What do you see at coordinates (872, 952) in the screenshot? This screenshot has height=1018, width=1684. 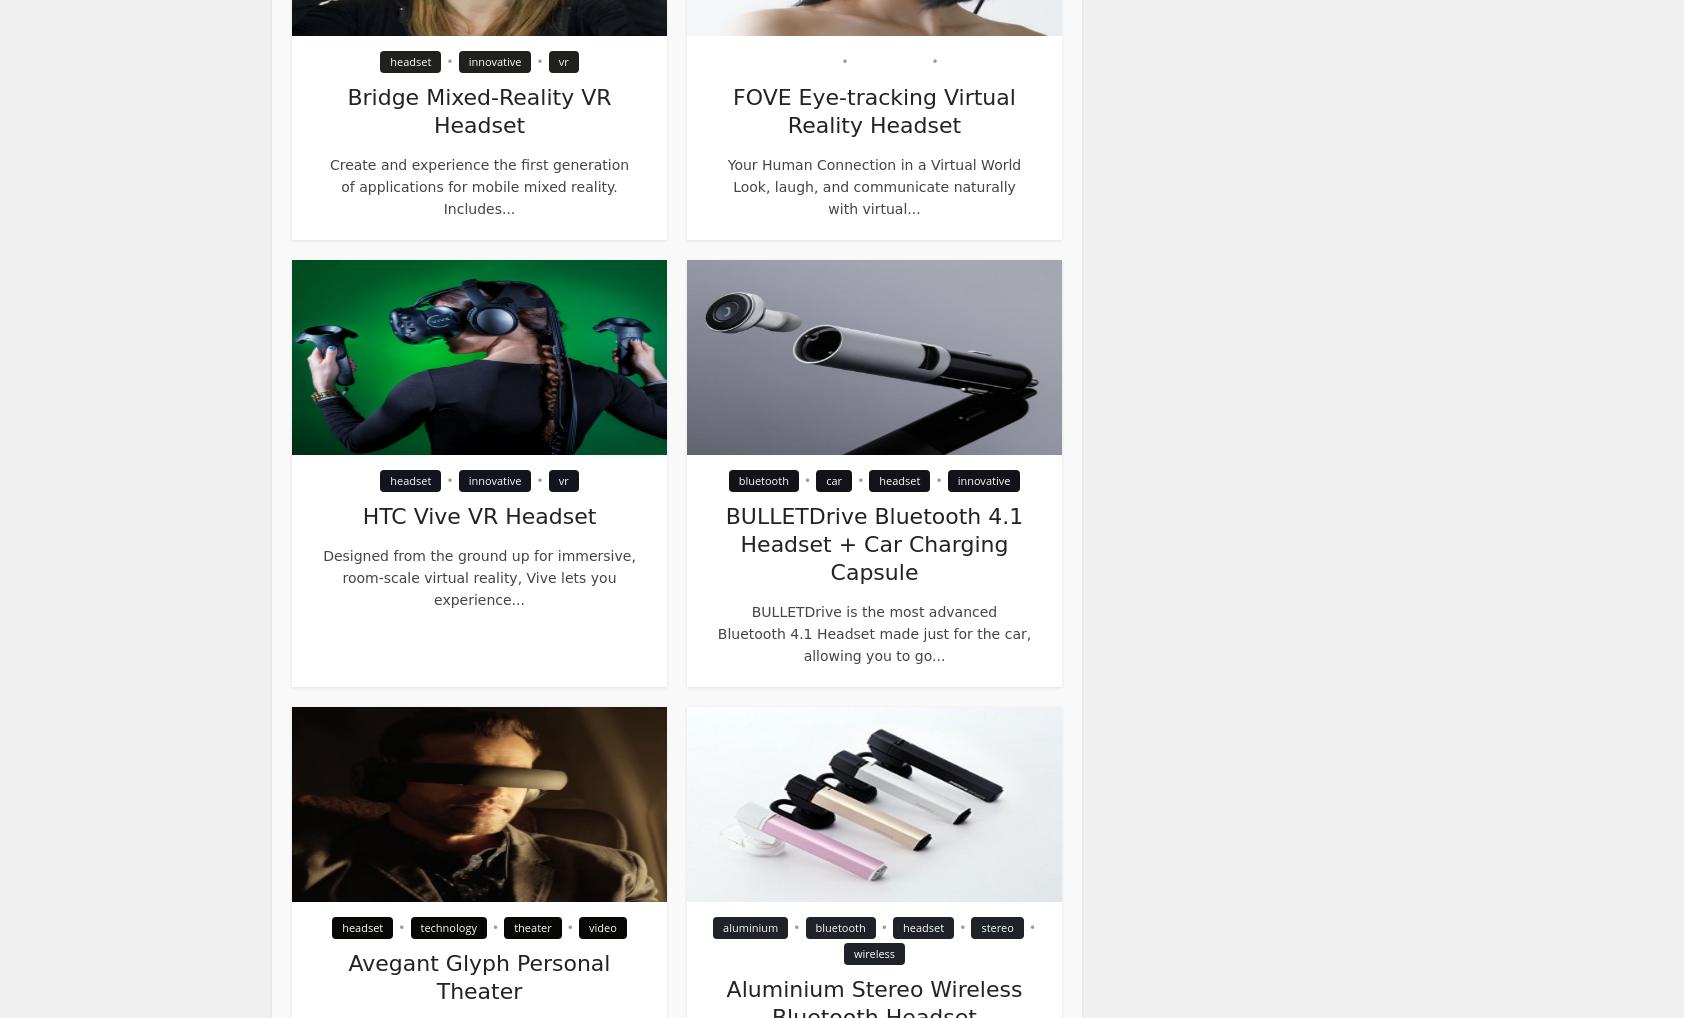 I see `'wireless'` at bounding box center [872, 952].